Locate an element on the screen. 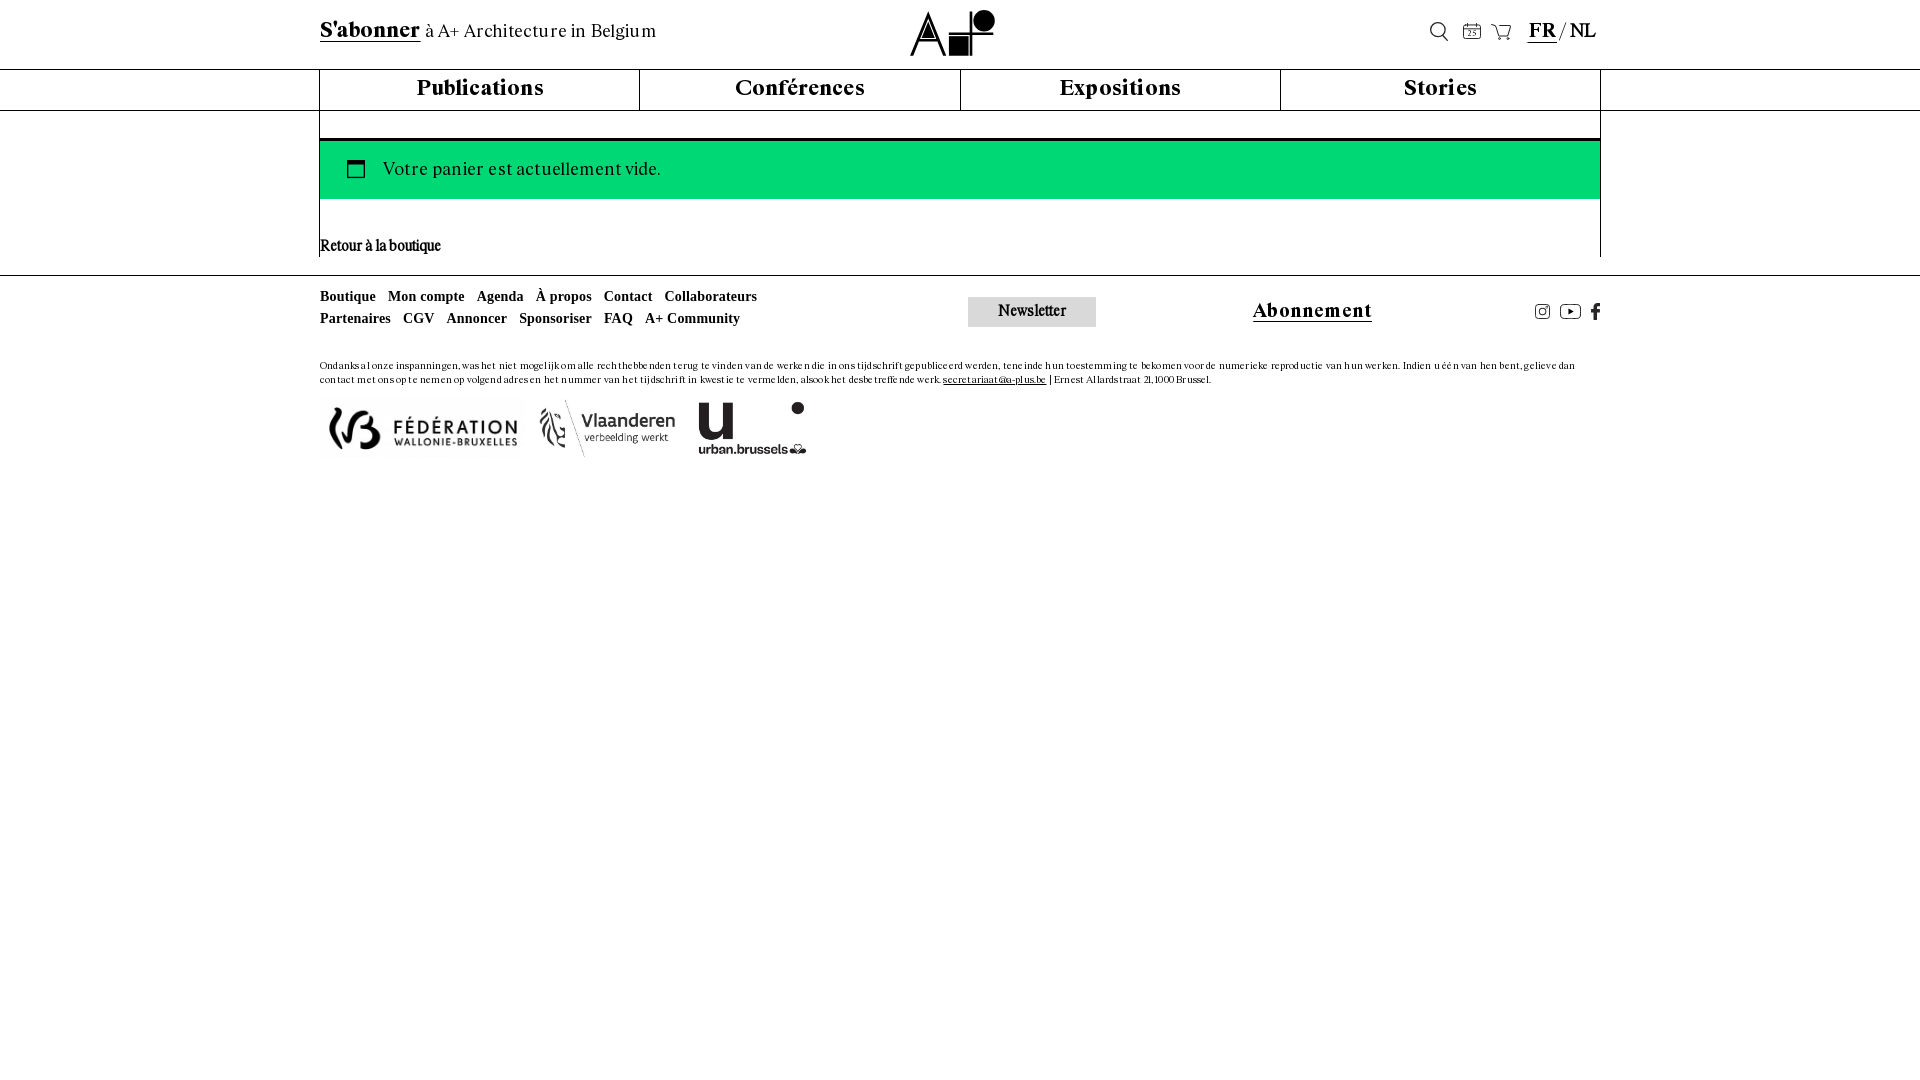 The height and width of the screenshot is (1080, 1920). 'secretariaat@a-plus.be' is located at coordinates (994, 380).